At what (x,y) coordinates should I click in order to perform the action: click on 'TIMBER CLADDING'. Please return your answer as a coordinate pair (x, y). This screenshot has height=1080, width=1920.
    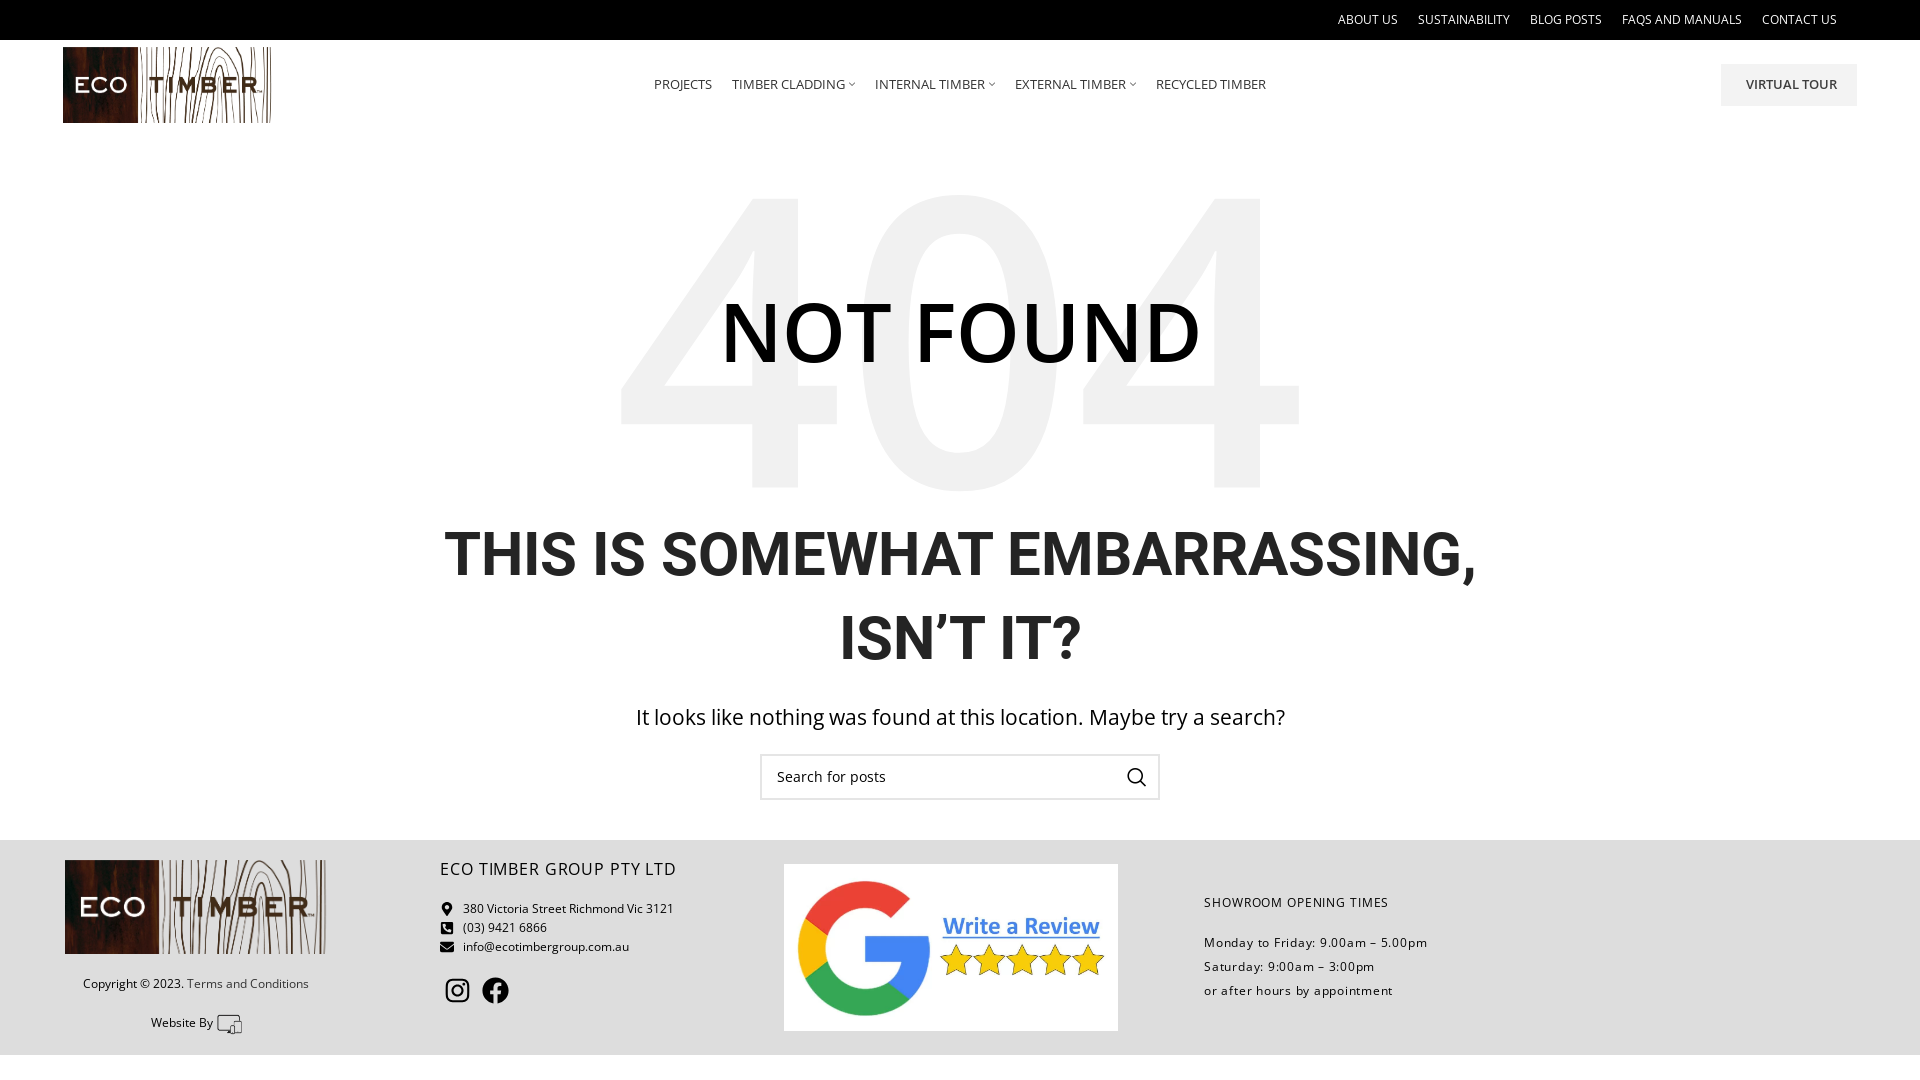
    Looking at the image, I should click on (792, 83).